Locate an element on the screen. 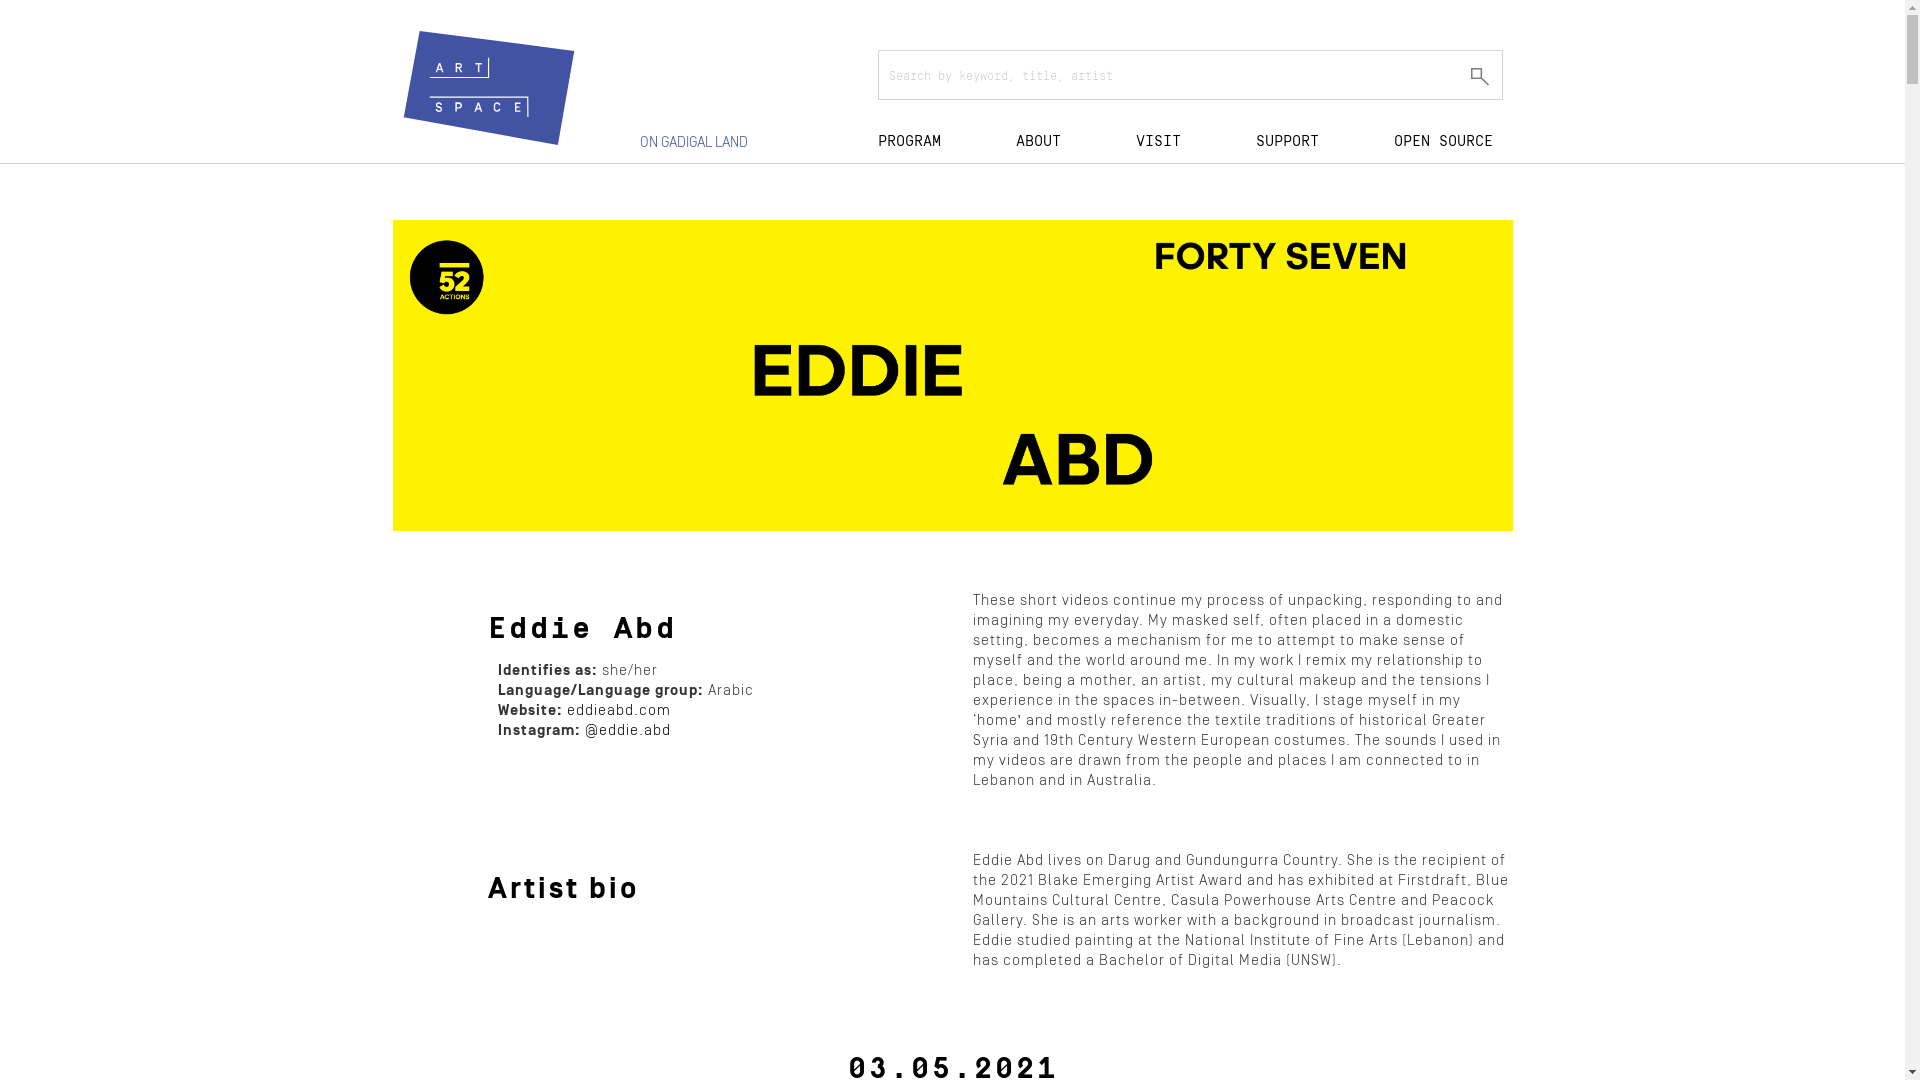 The width and height of the screenshot is (1920, 1080). '@eddie.abd' is located at coordinates (626, 730).